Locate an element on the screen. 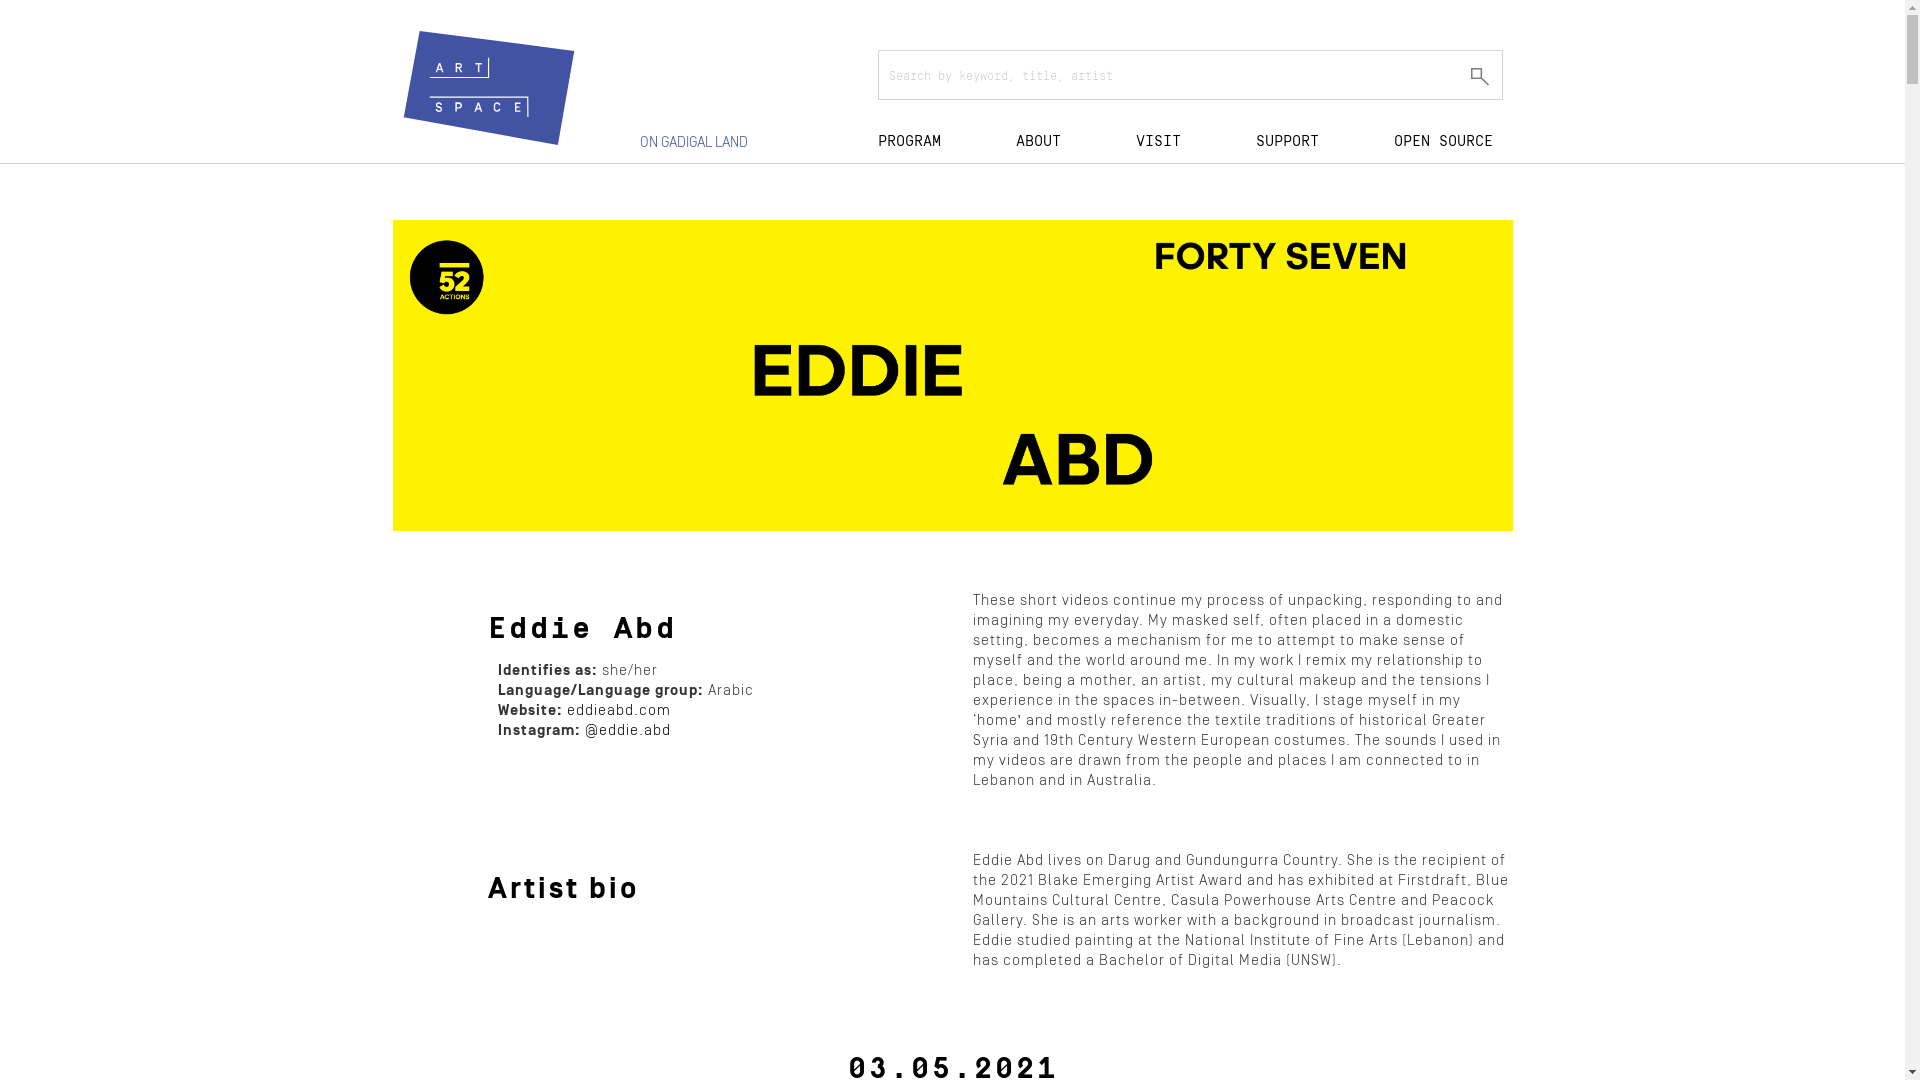 The width and height of the screenshot is (1920, 1080). '@eddie.abd' is located at coordinates (626, 730).